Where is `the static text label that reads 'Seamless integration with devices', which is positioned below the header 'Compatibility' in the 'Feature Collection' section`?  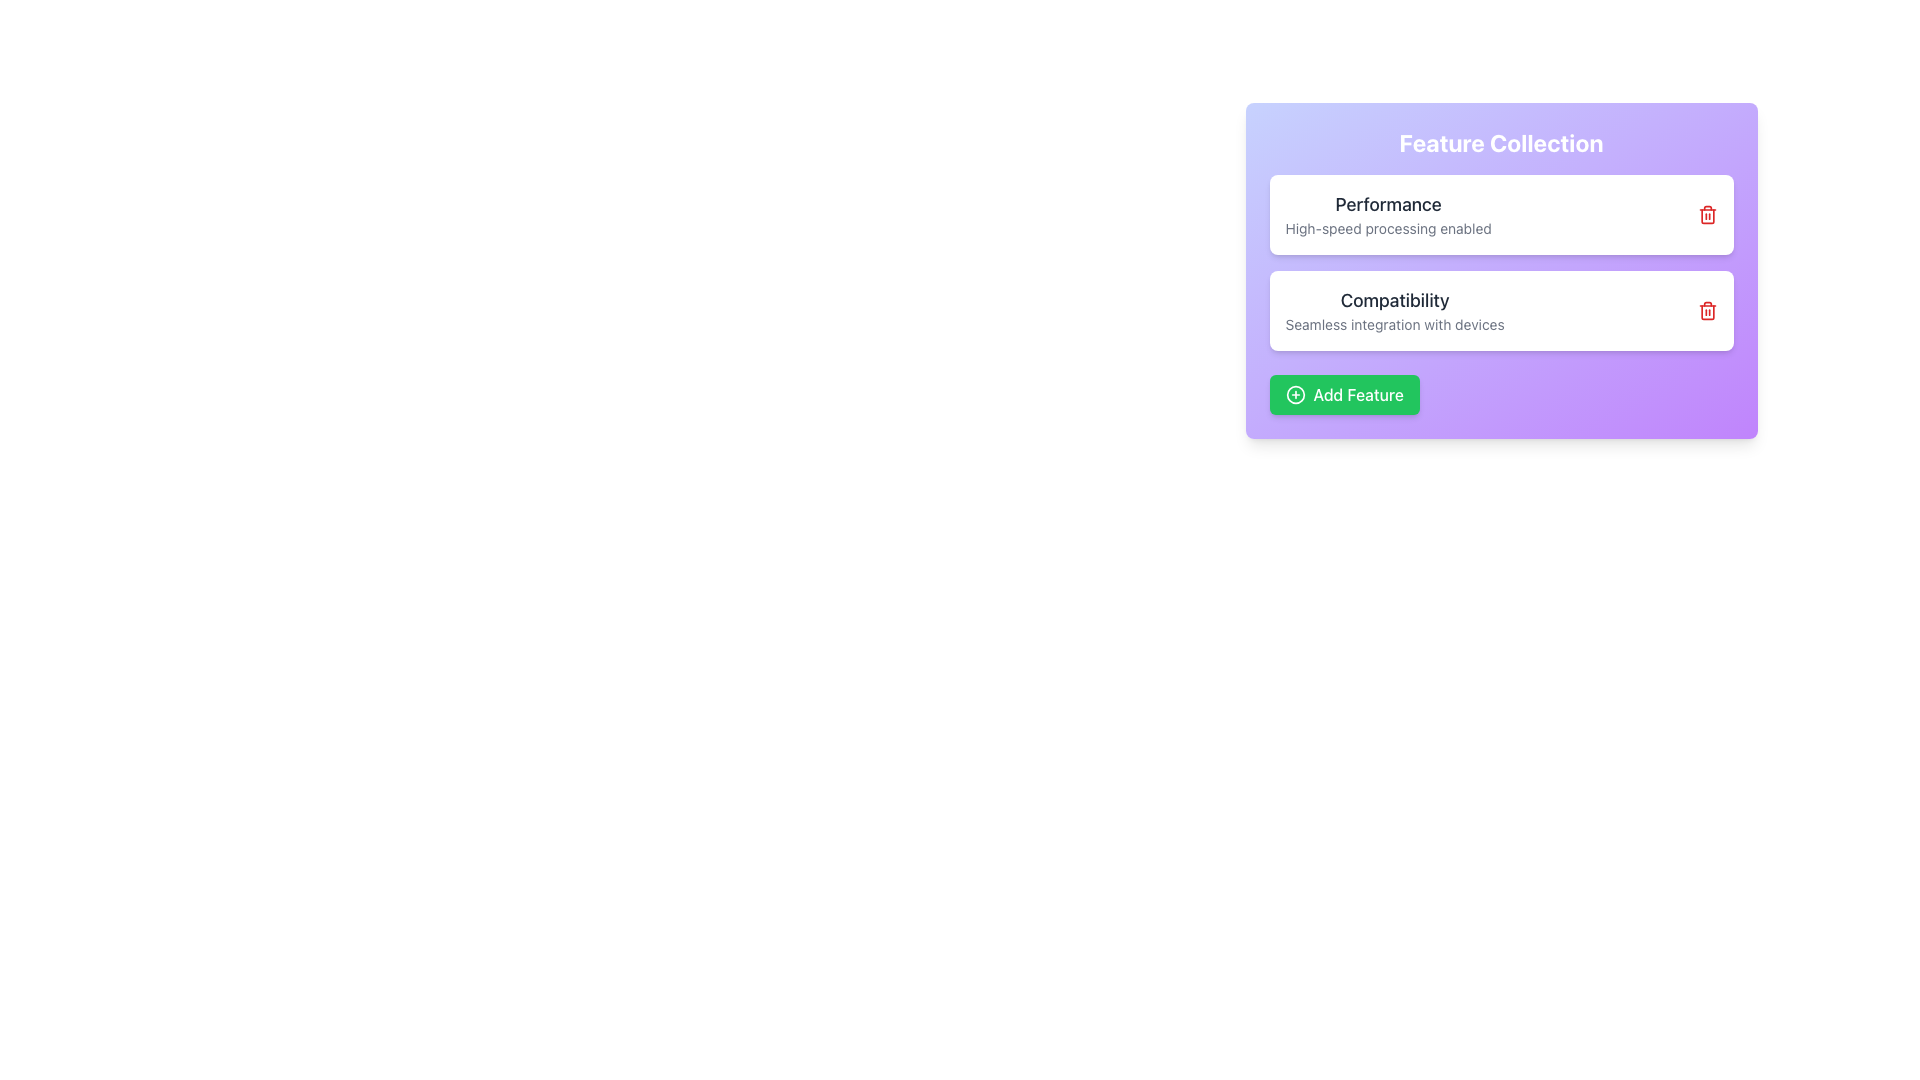 the static text label that reads 'Seamless integration with devices', which is positioned below the header 'Compatibility' in the 'Feature Collection' section is located at coordinates (1394, 323).